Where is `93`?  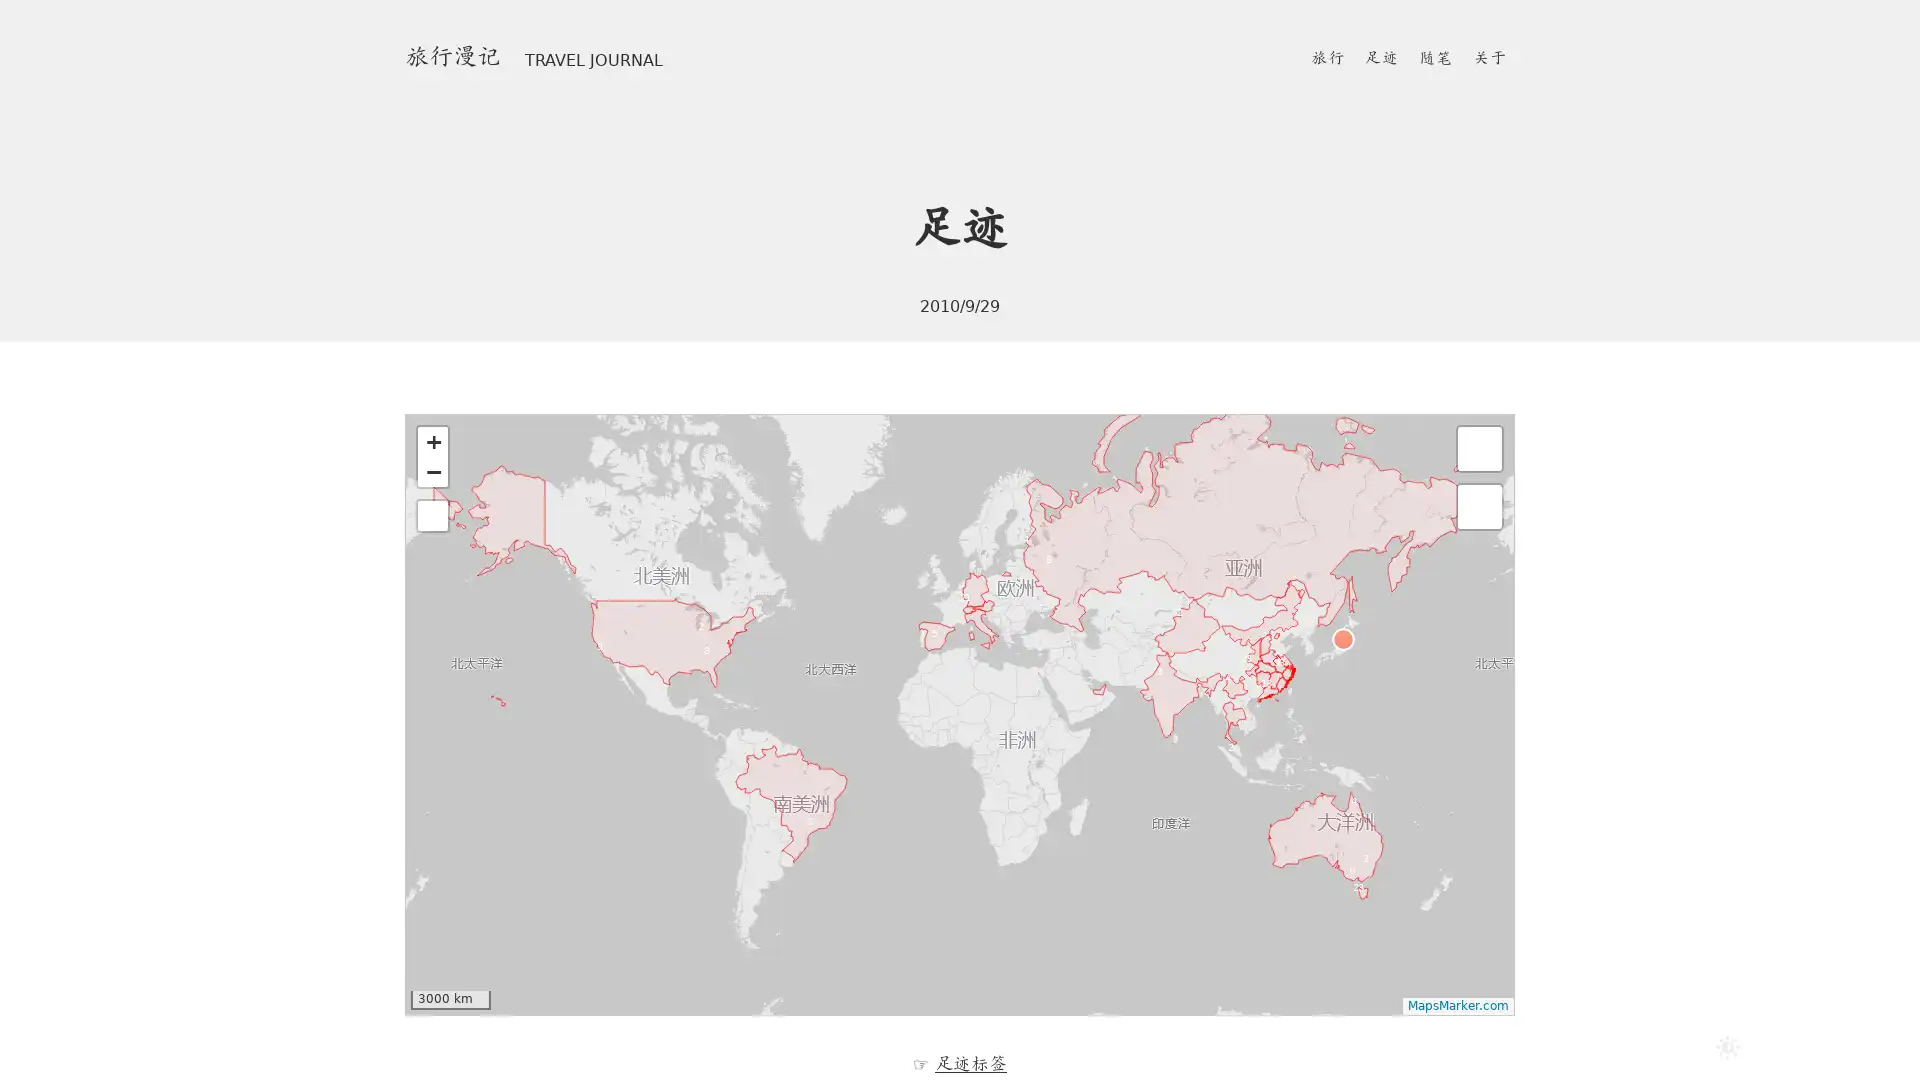
93 is located at coordinates (1286, 668).